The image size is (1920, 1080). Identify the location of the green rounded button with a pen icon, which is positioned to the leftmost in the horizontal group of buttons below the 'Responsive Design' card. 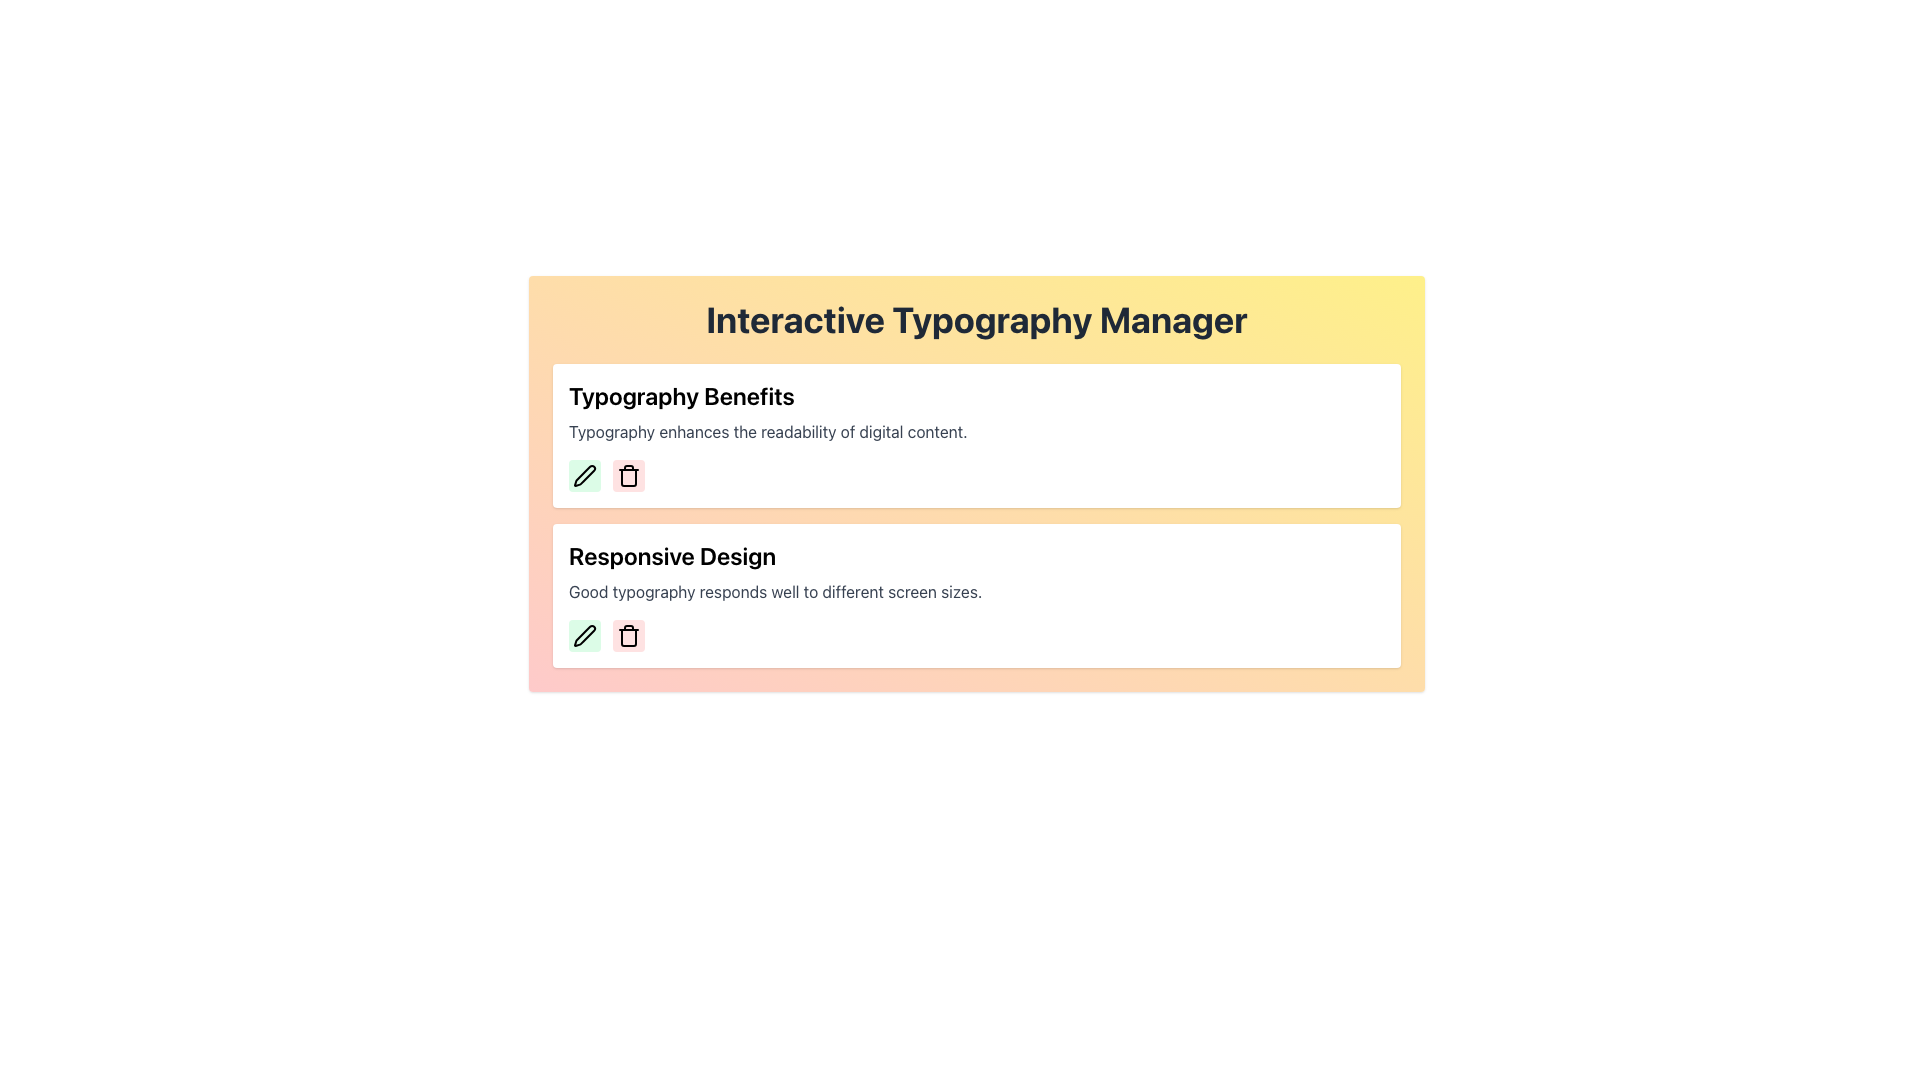
(584, 475).